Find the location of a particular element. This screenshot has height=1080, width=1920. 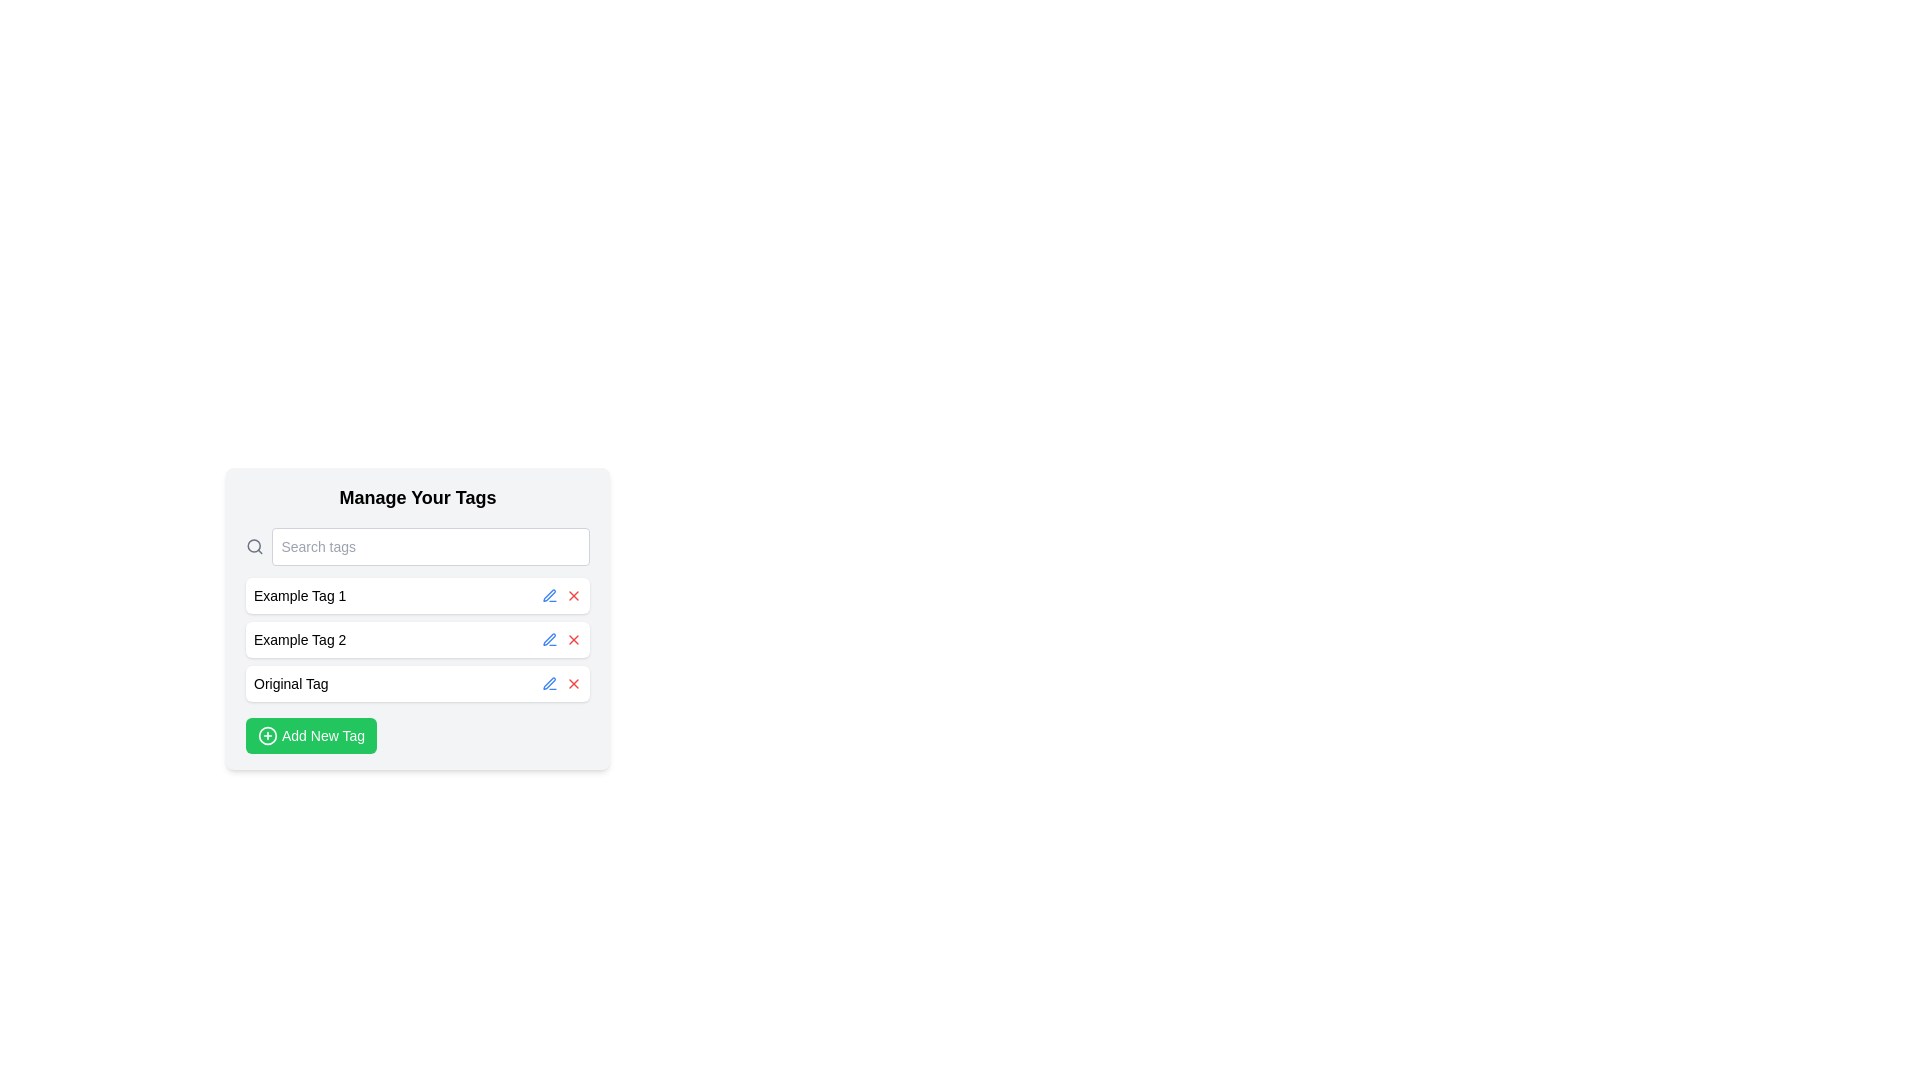

the static label 'Original Tag' which is a text block located at the beginning of a row with interactive icons to the right, featuring a light background and rounded styling is located at coordinates (290, 682).